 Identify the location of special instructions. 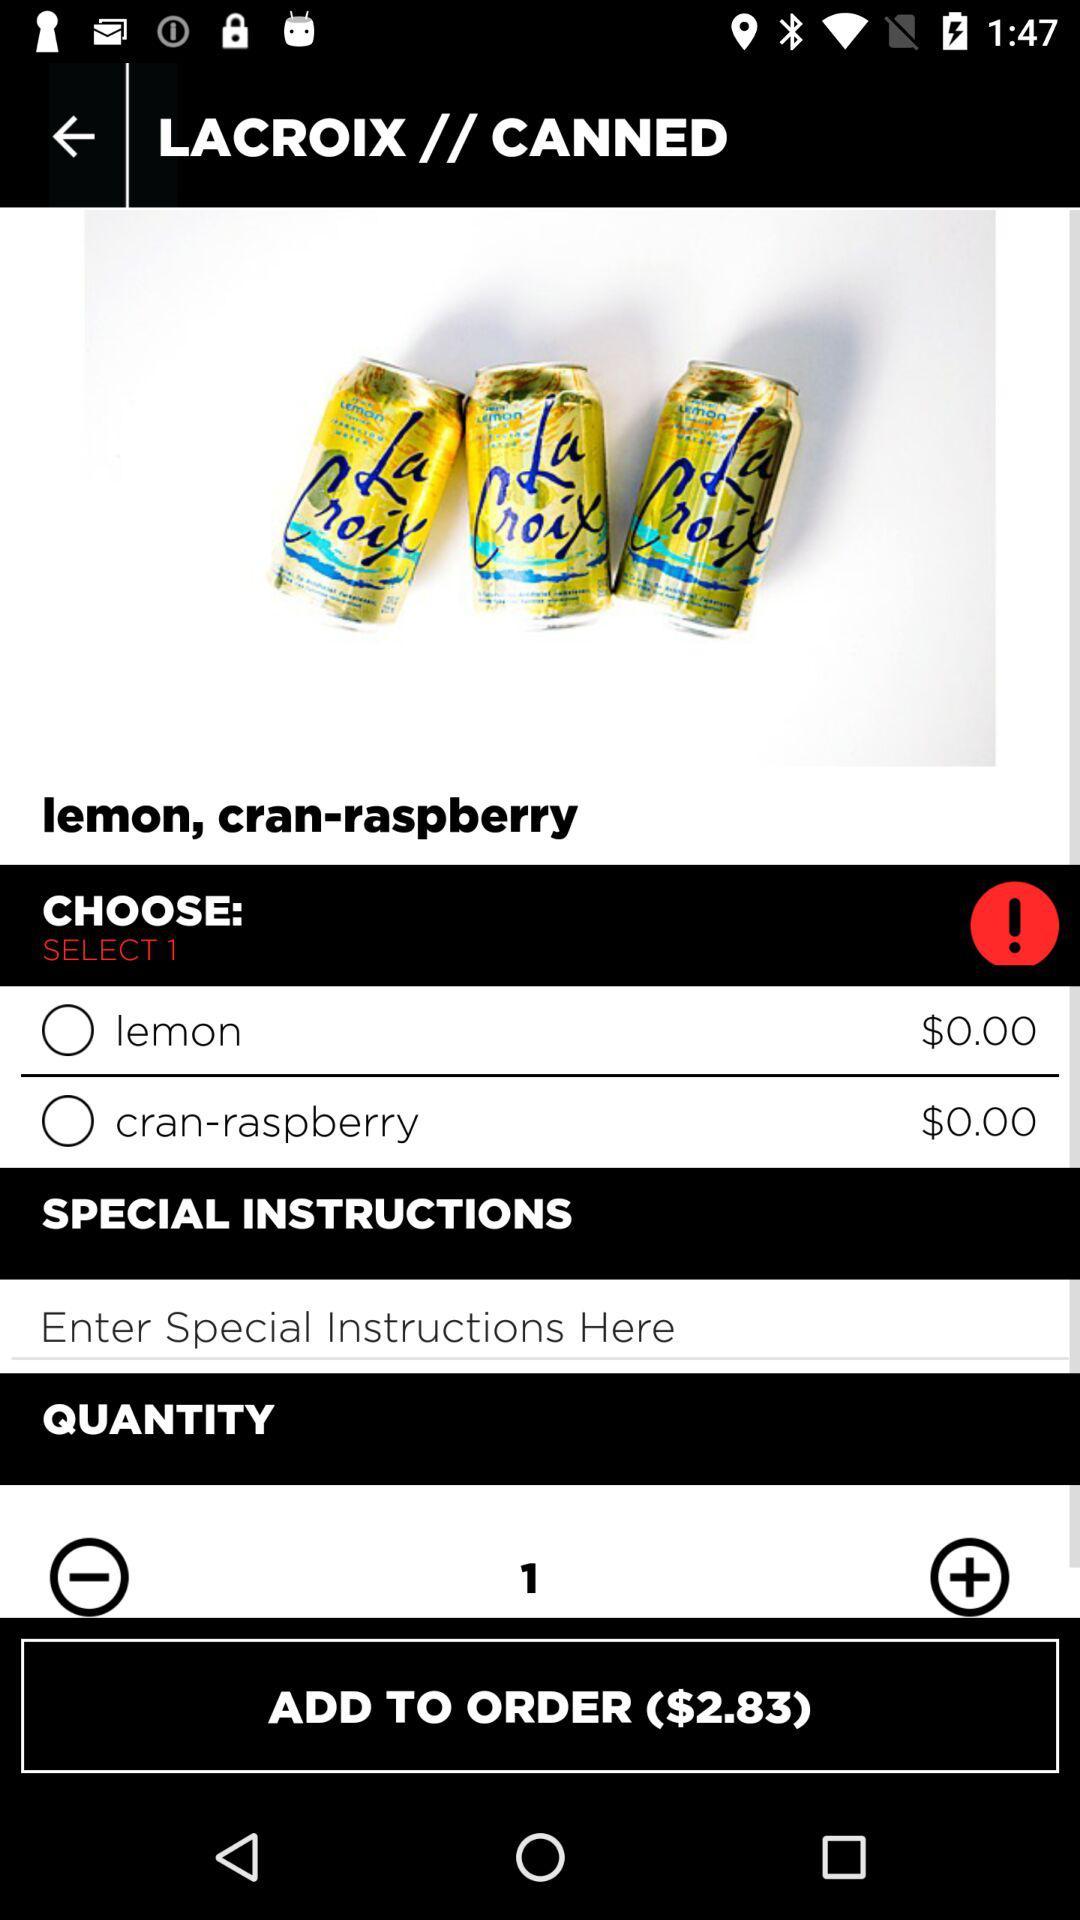
(540, 1326).